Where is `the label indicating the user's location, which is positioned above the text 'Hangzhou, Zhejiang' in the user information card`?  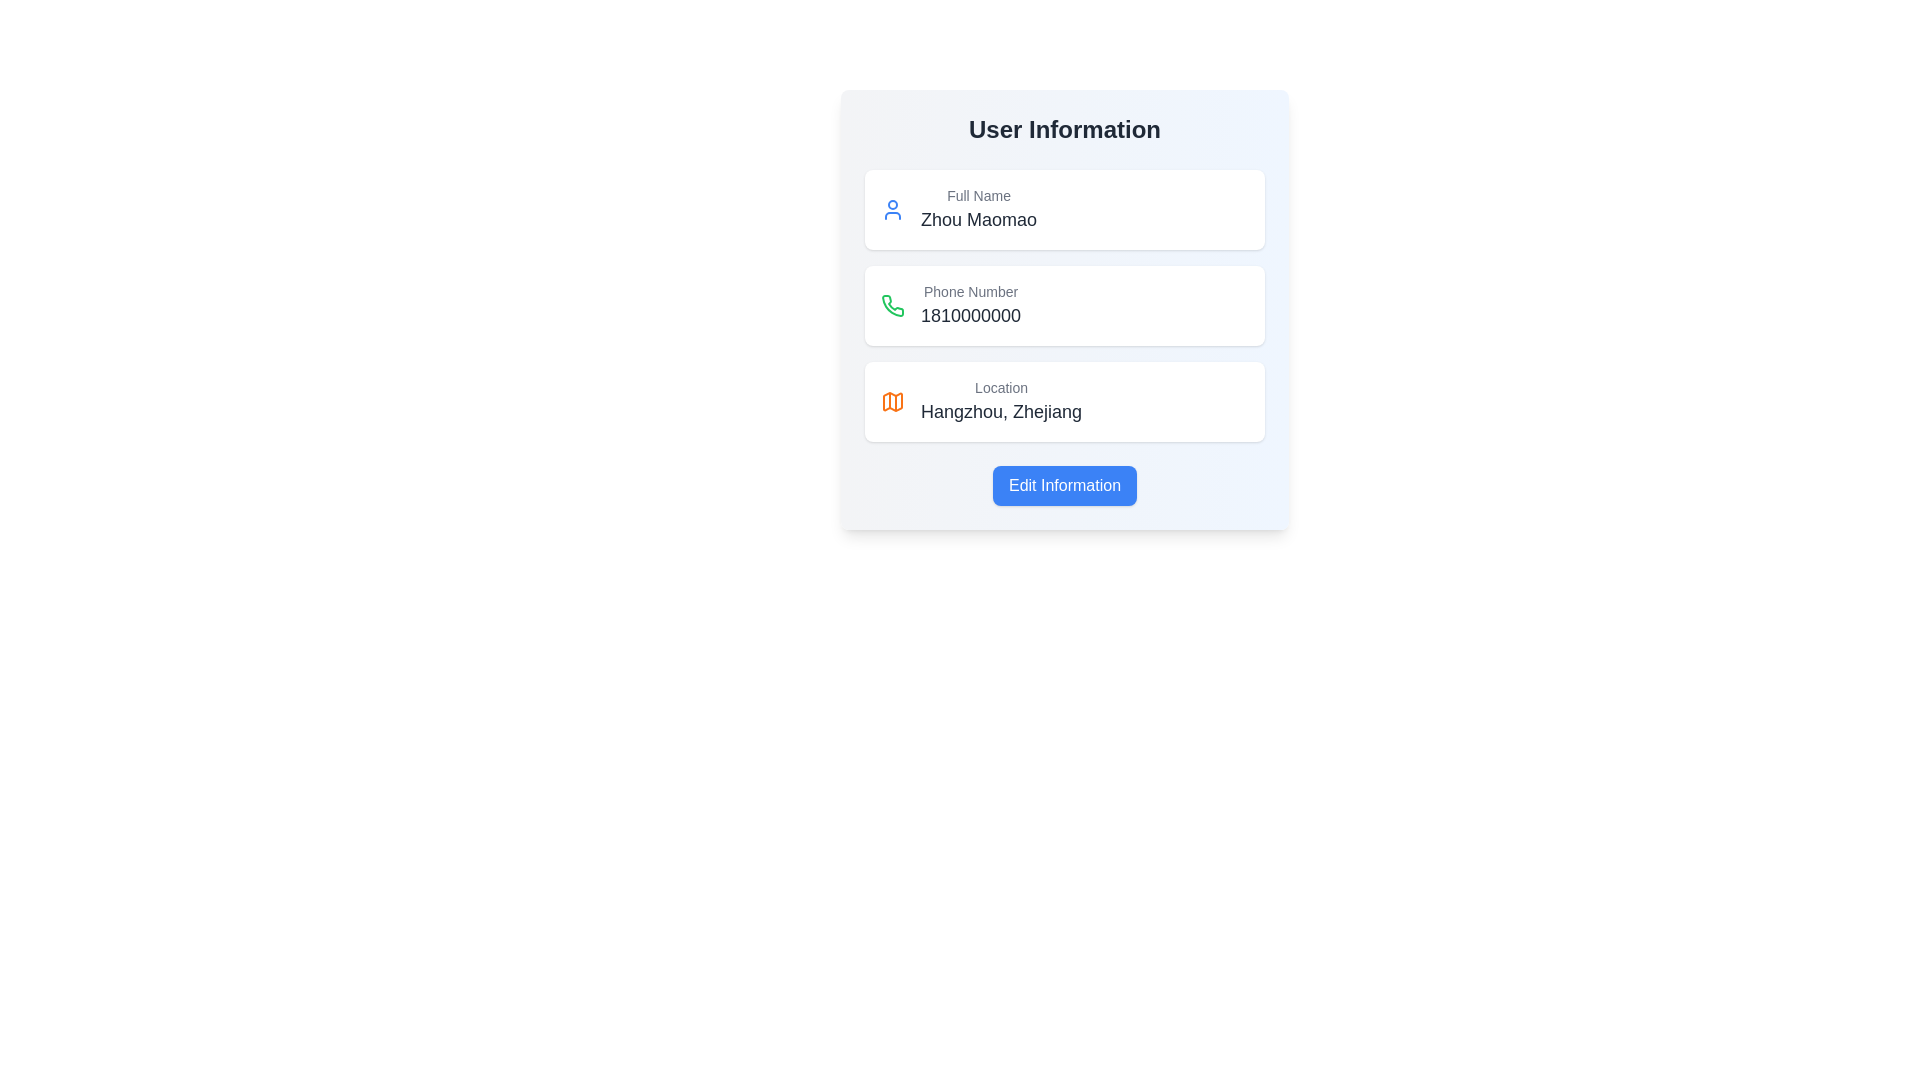 the label indicating the user's location, which is positioned above the text 'Hangzhou, Zhejiang' in the user information card is located at coordinates (1001, 388).